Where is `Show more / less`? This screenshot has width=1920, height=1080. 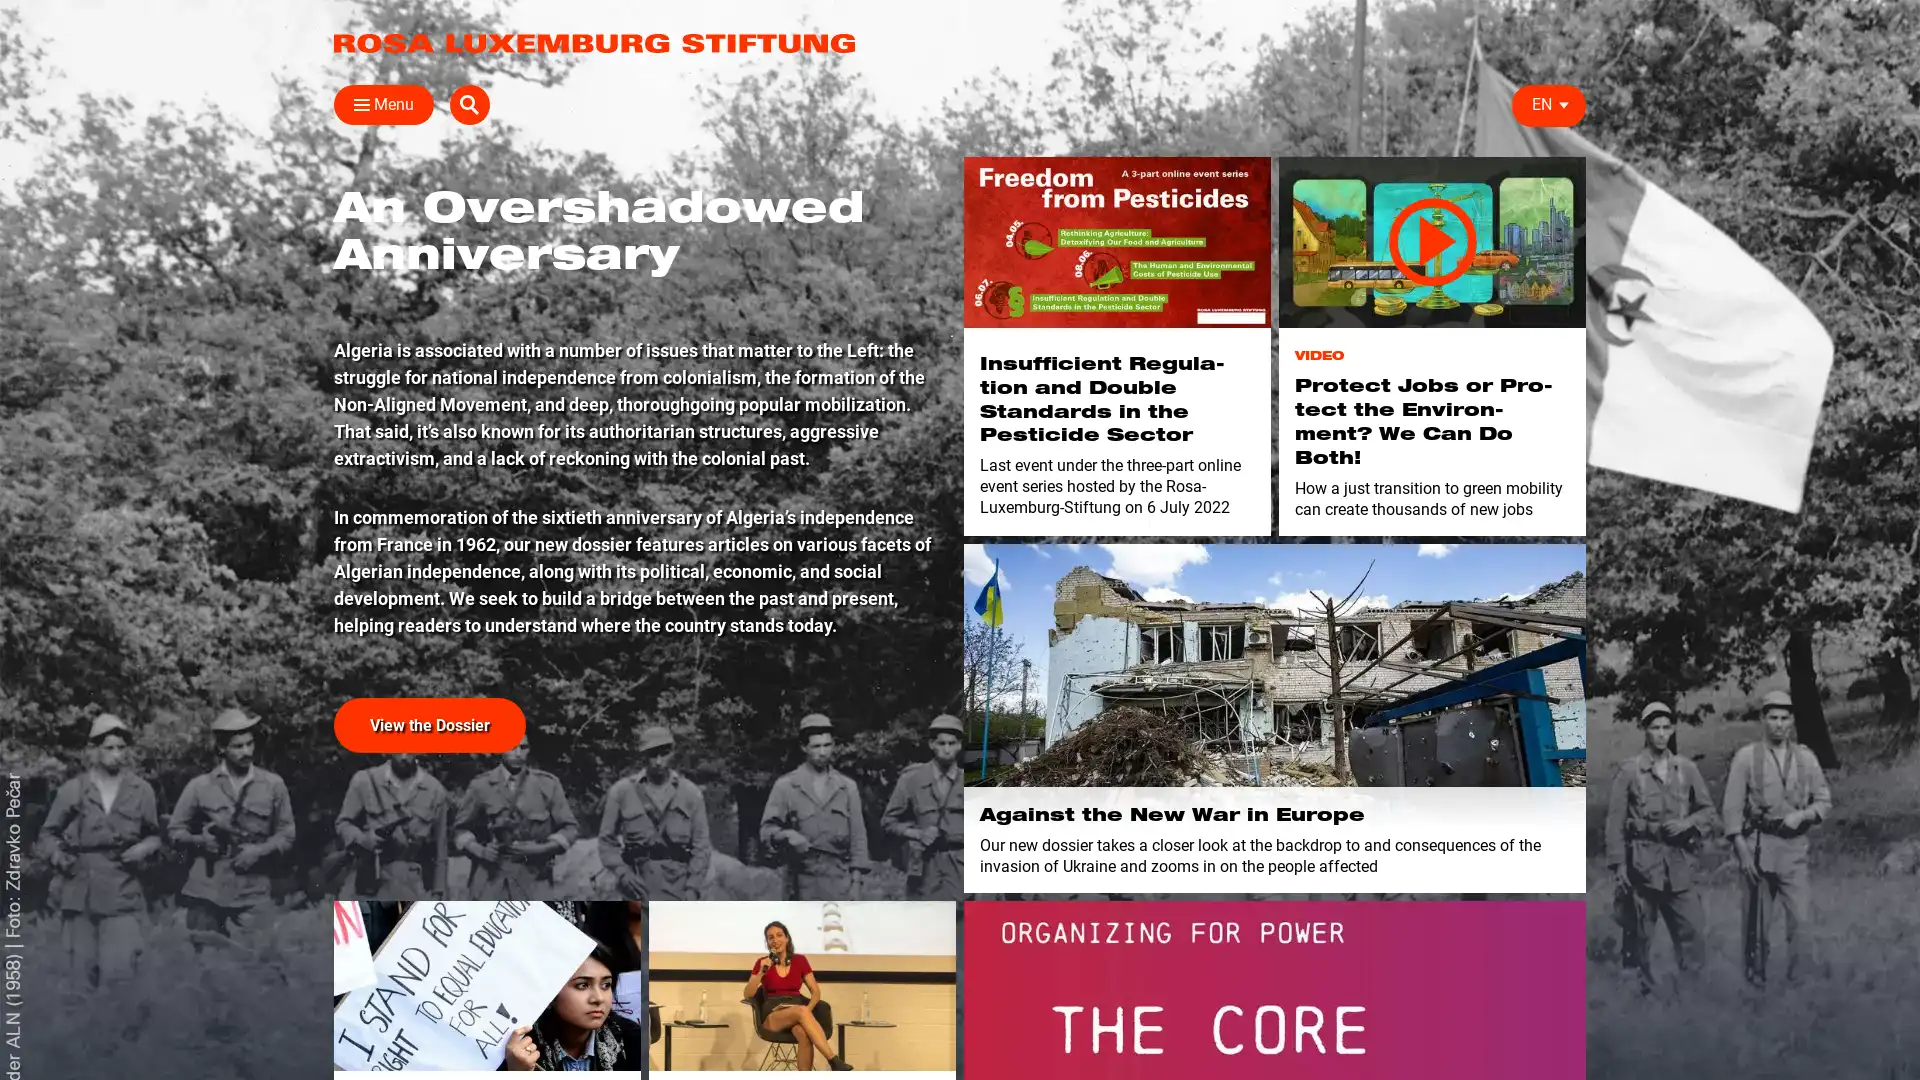
Show more / less is located at coordinates (637, 330).